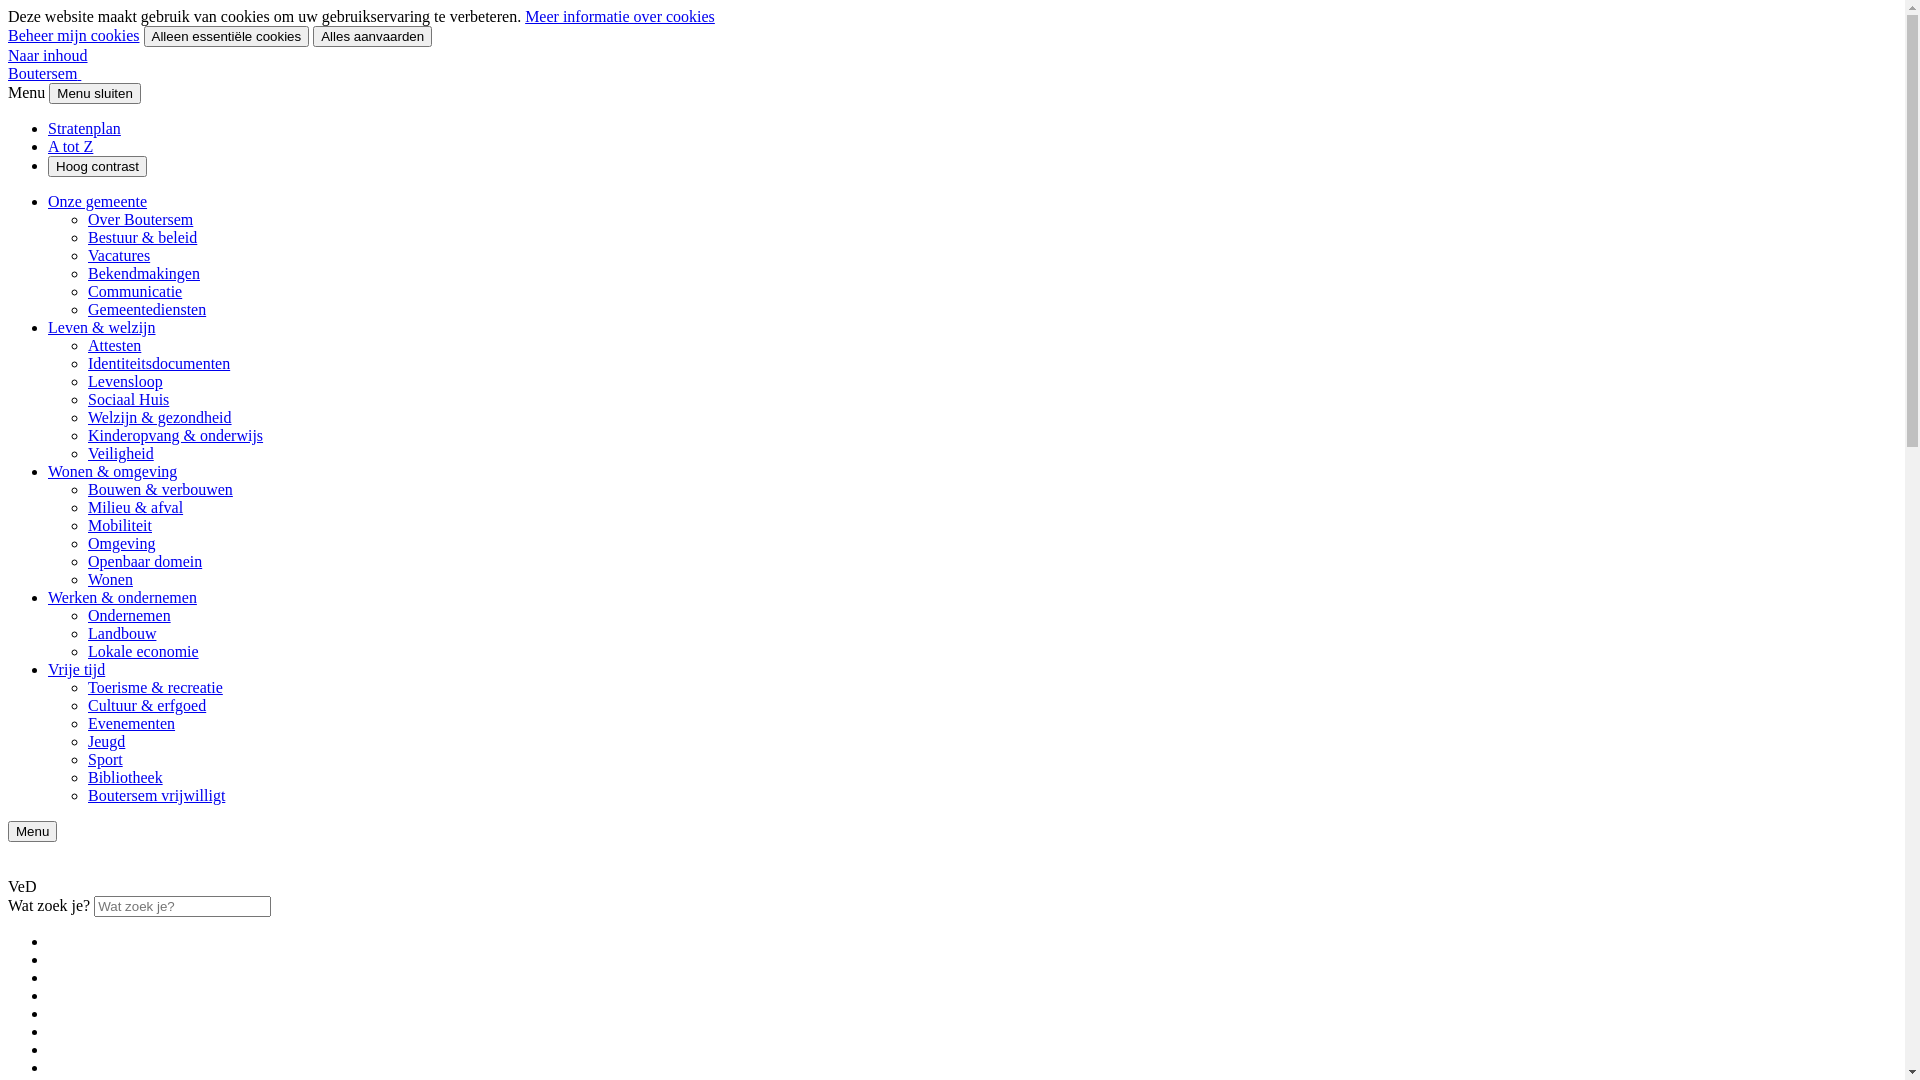 The image size is (1920, 1080). What do you see at coordinates (134, 506) in the screenshot?
I see `'Milieu & afval'` at bounding box center [134, 506].